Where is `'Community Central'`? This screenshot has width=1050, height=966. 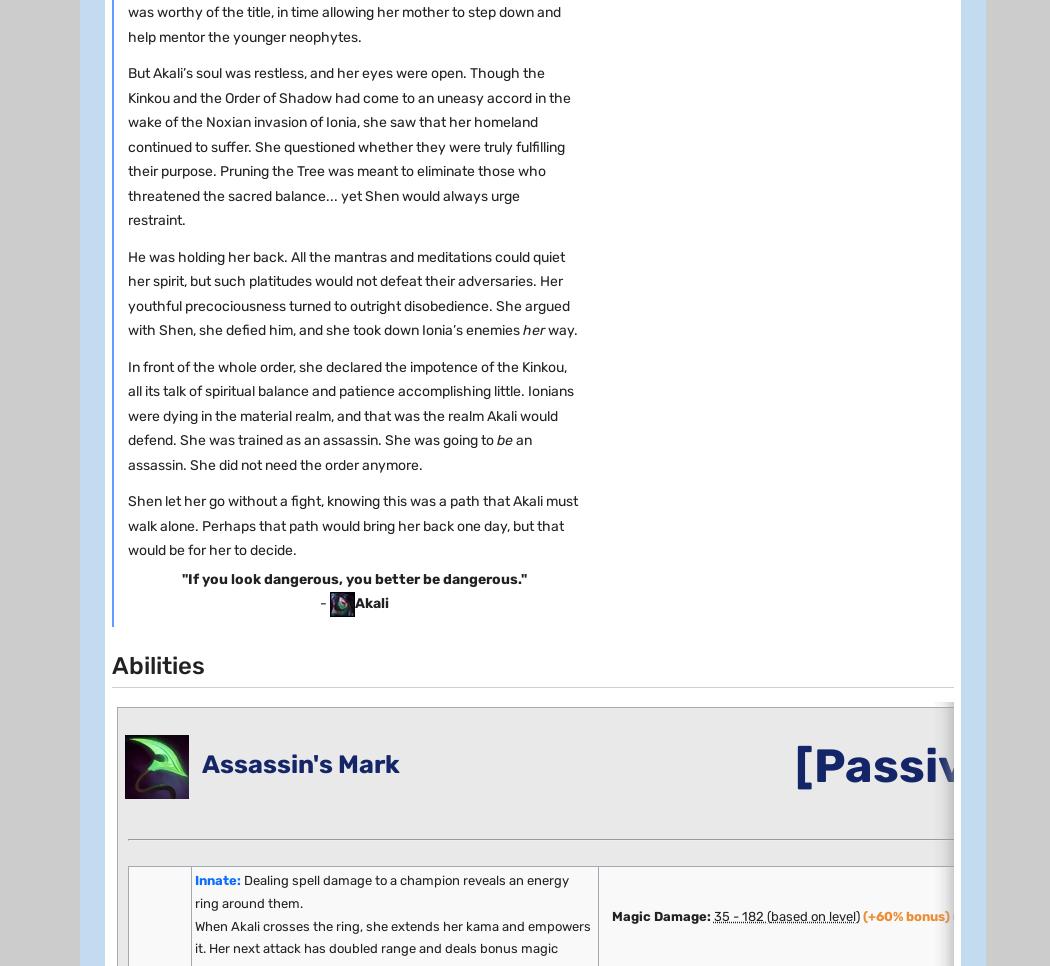 'Community Central' is located at coordinates (144, 139).